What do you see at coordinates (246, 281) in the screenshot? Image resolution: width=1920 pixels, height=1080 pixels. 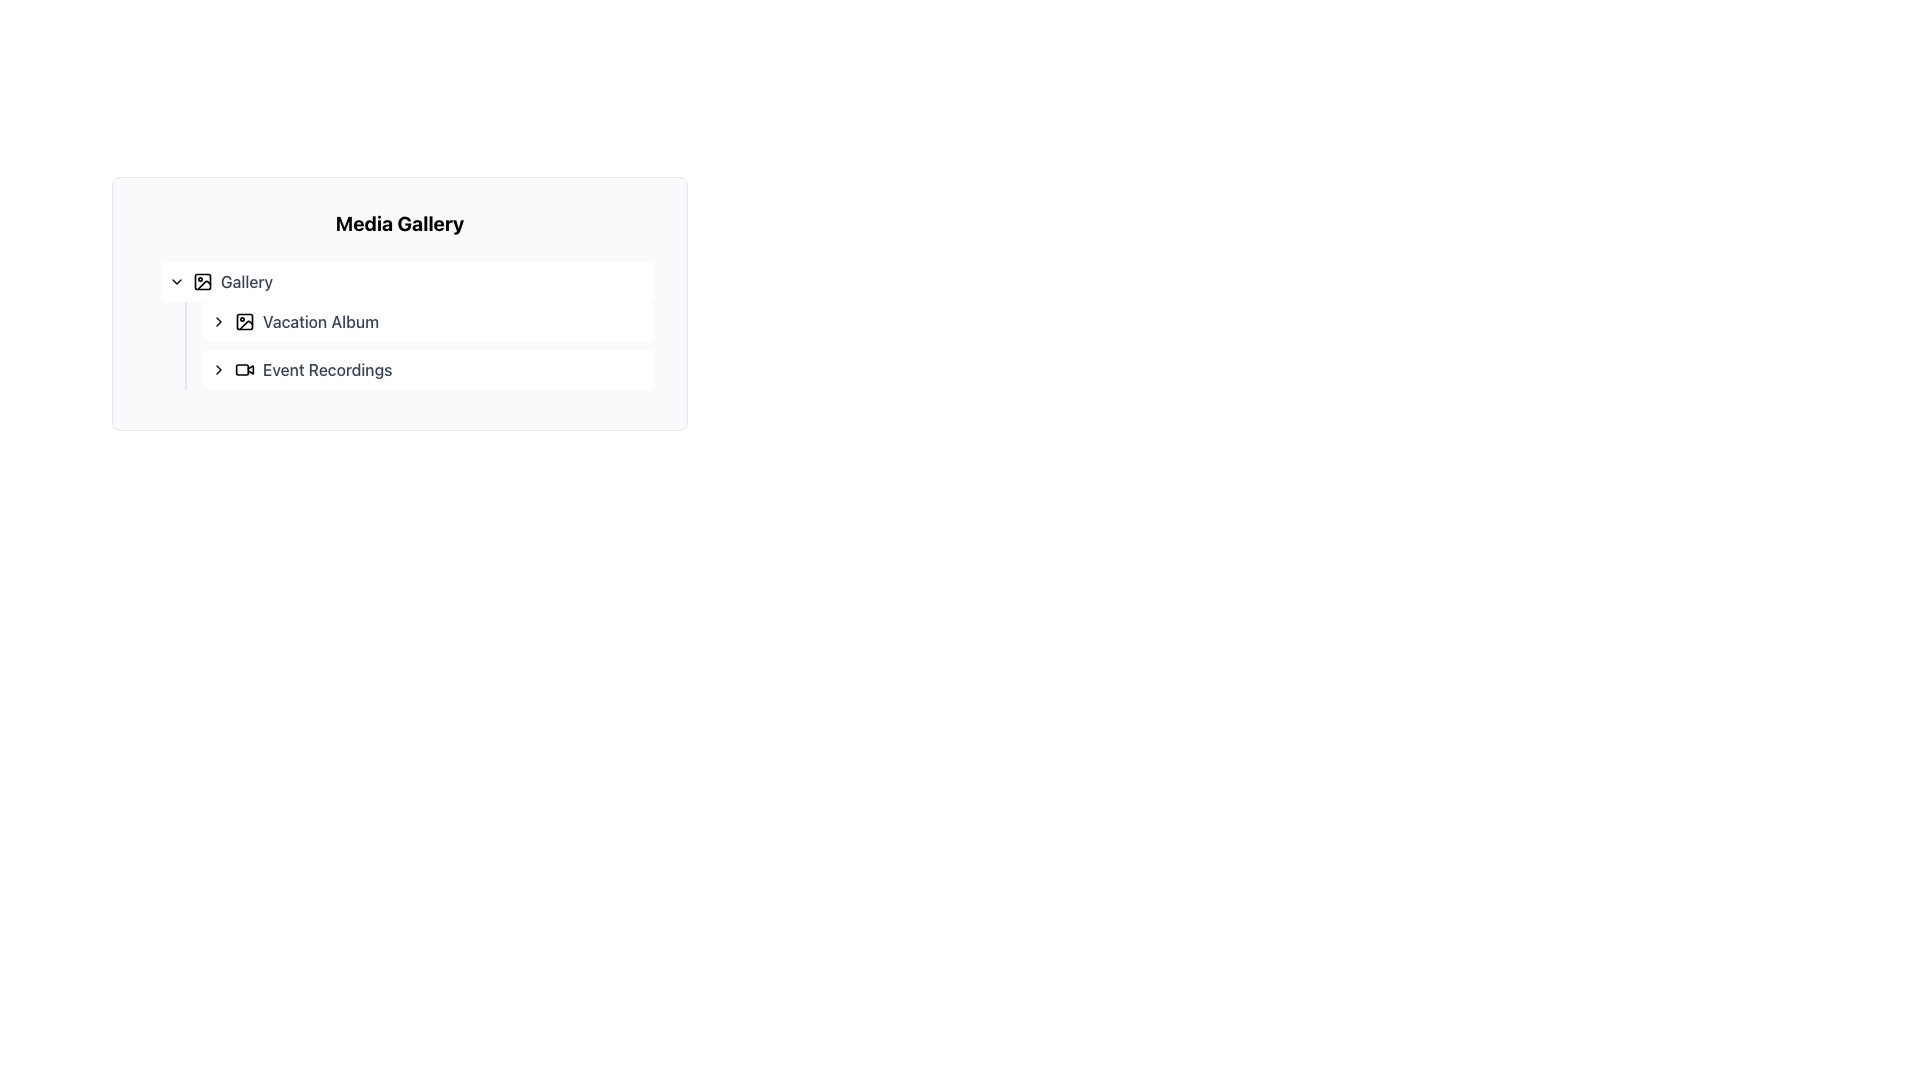 I see `the 'Gallery' text label which indicates the section of the user interface` at bounding box center [246, 281].